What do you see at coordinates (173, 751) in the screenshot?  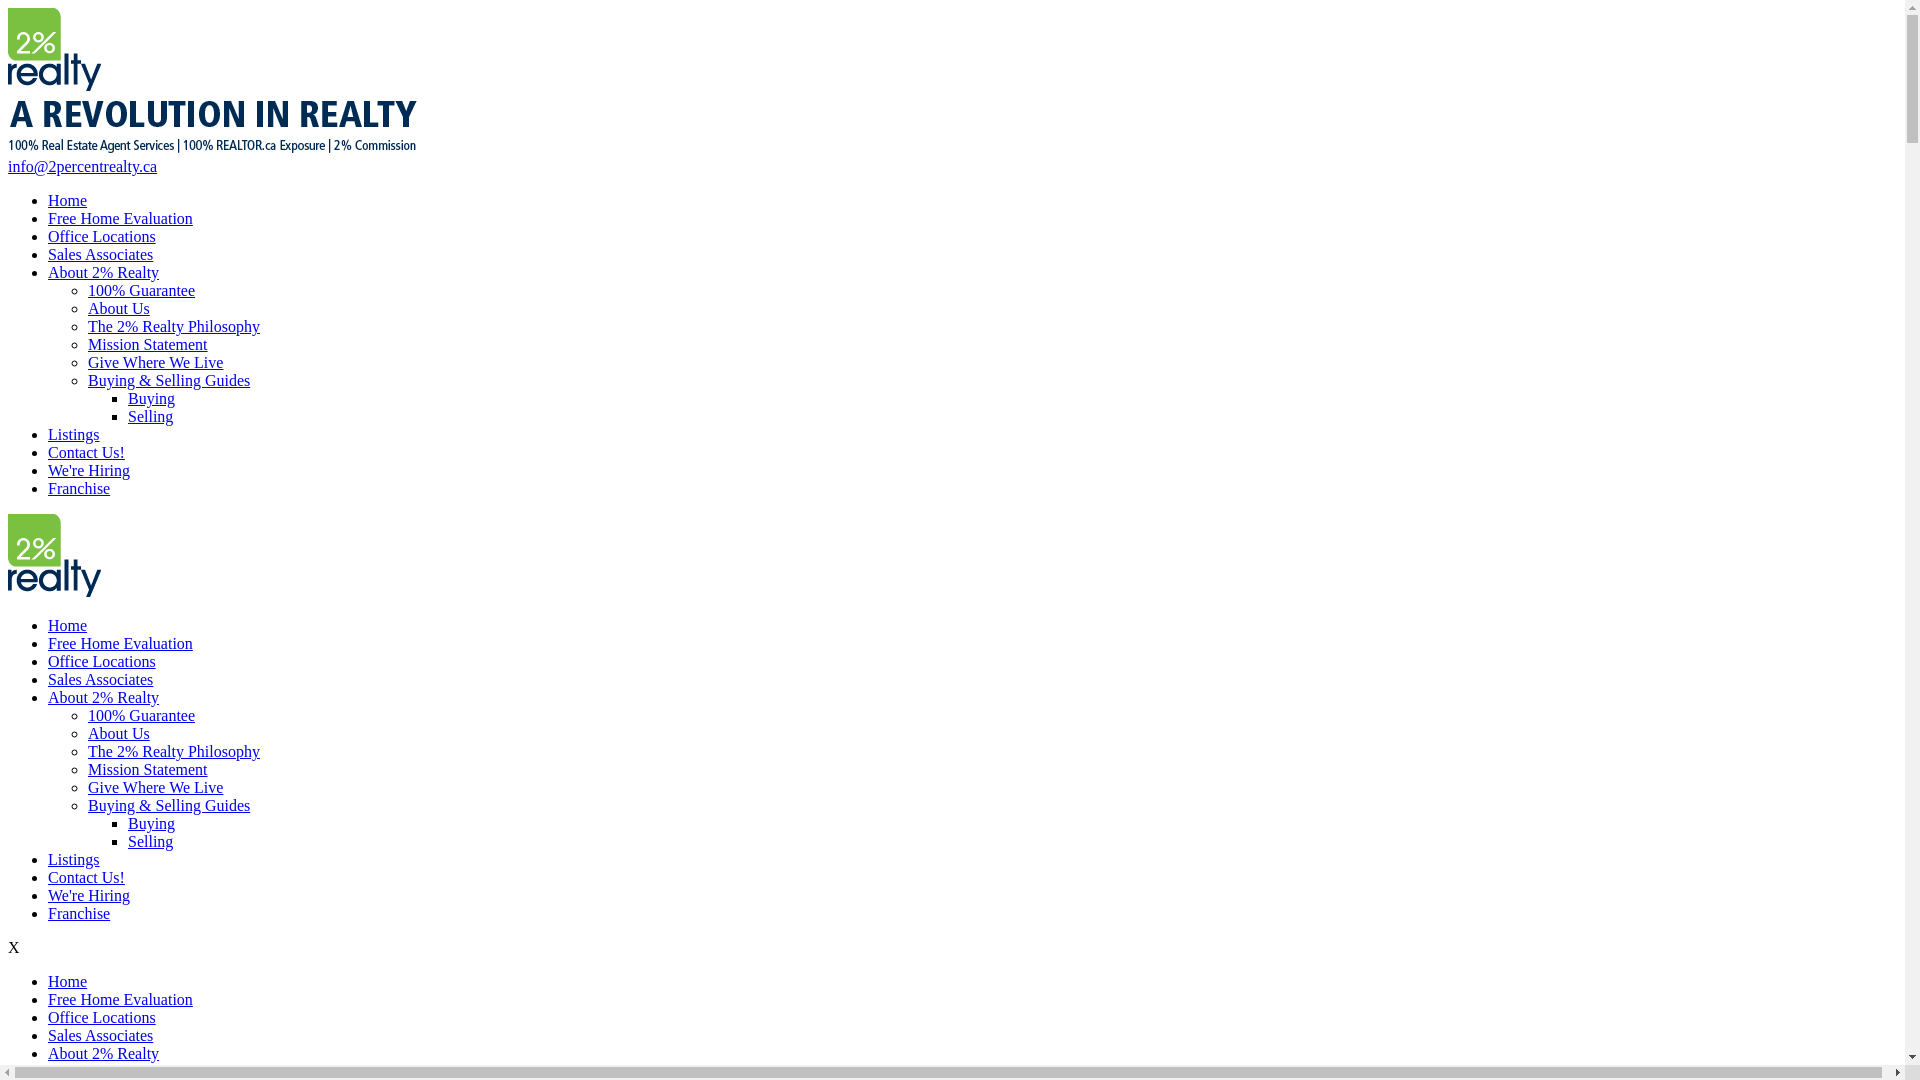 I see `'The 2% Realty Philosophy'` at bounding box center [173, 751].